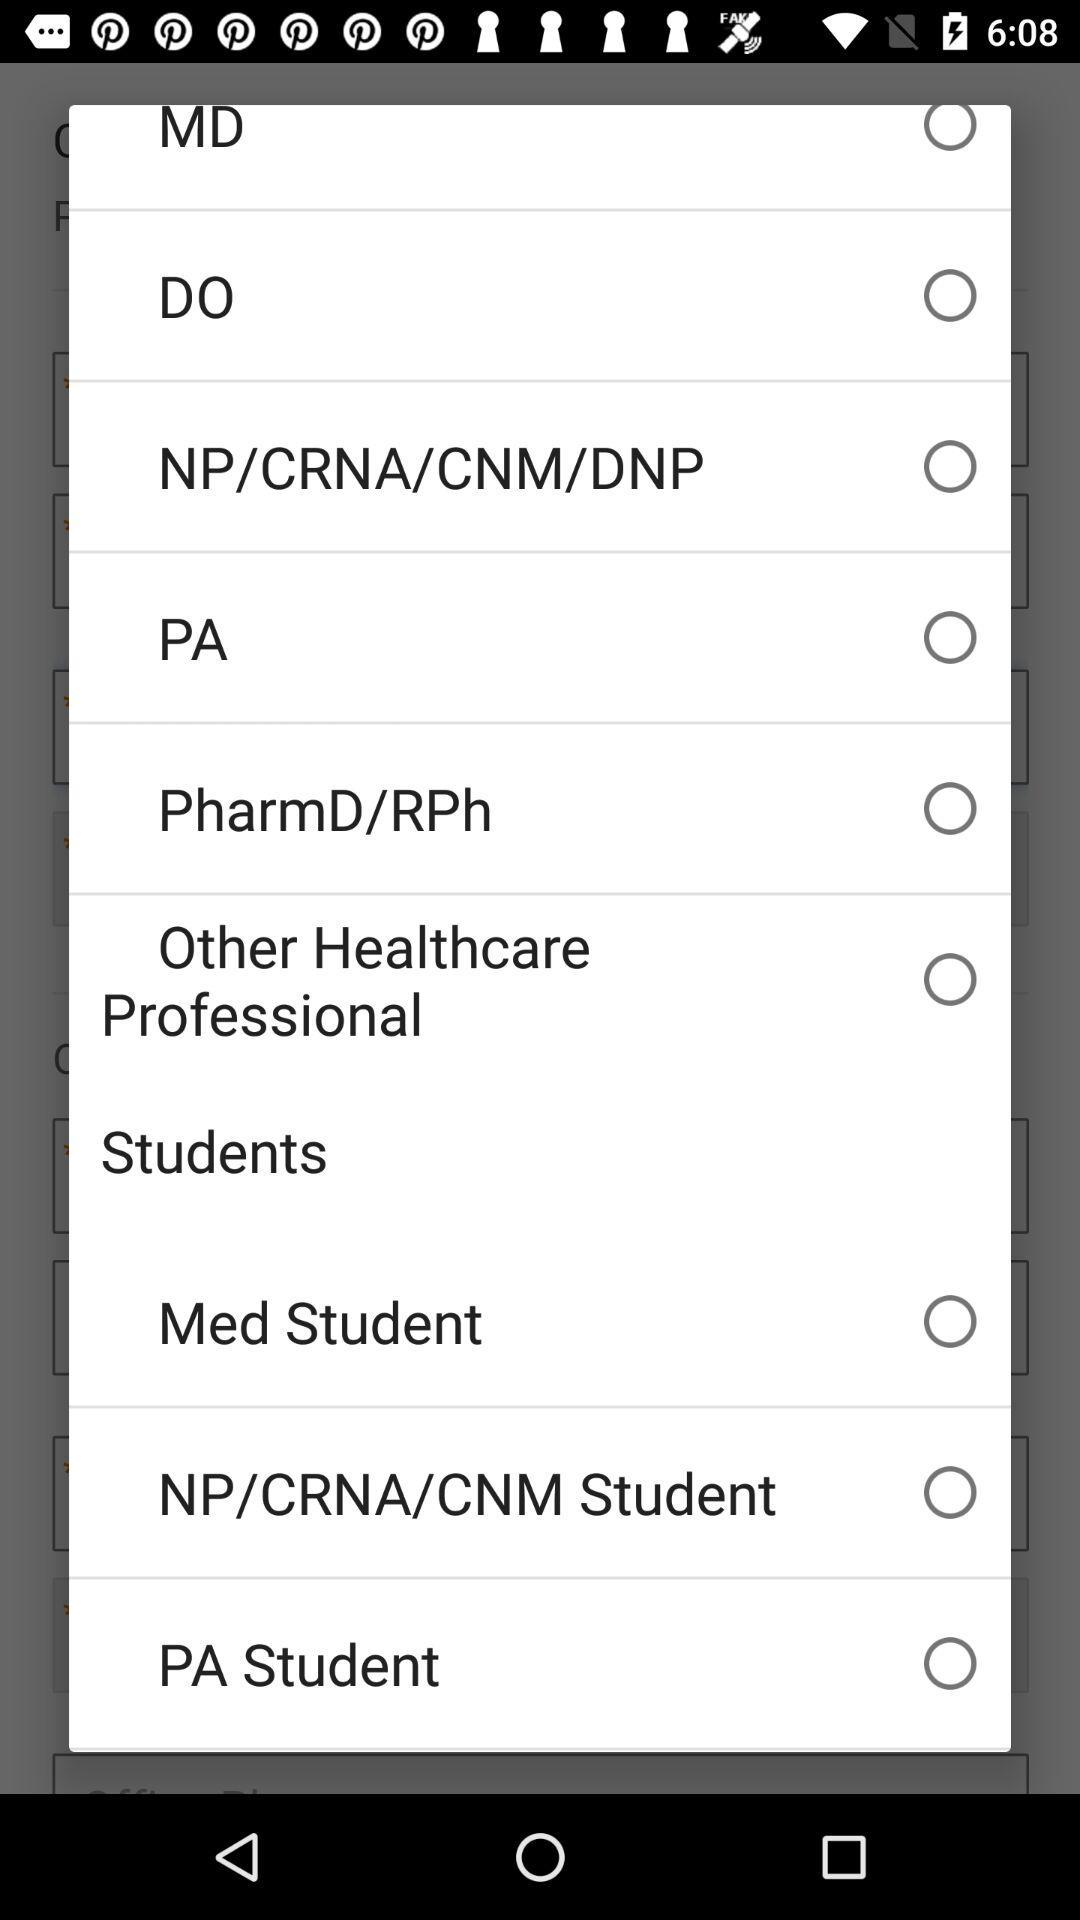 Image resolution: width=1080 pixels, height=1920 pixels. I want to click on the     pharmd/rph icon, so click(540, 808).